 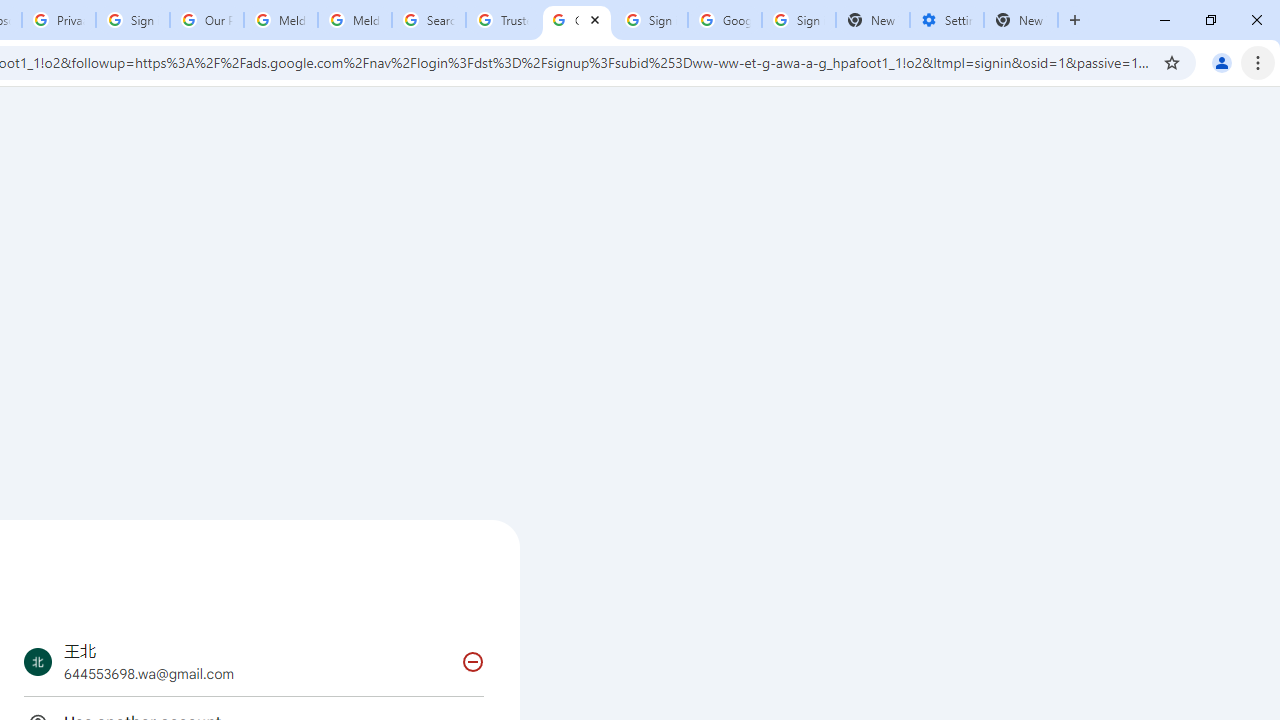 I want to click on 'Trusted Information and Content - Google Safety Center', so click(x=503, y=20).